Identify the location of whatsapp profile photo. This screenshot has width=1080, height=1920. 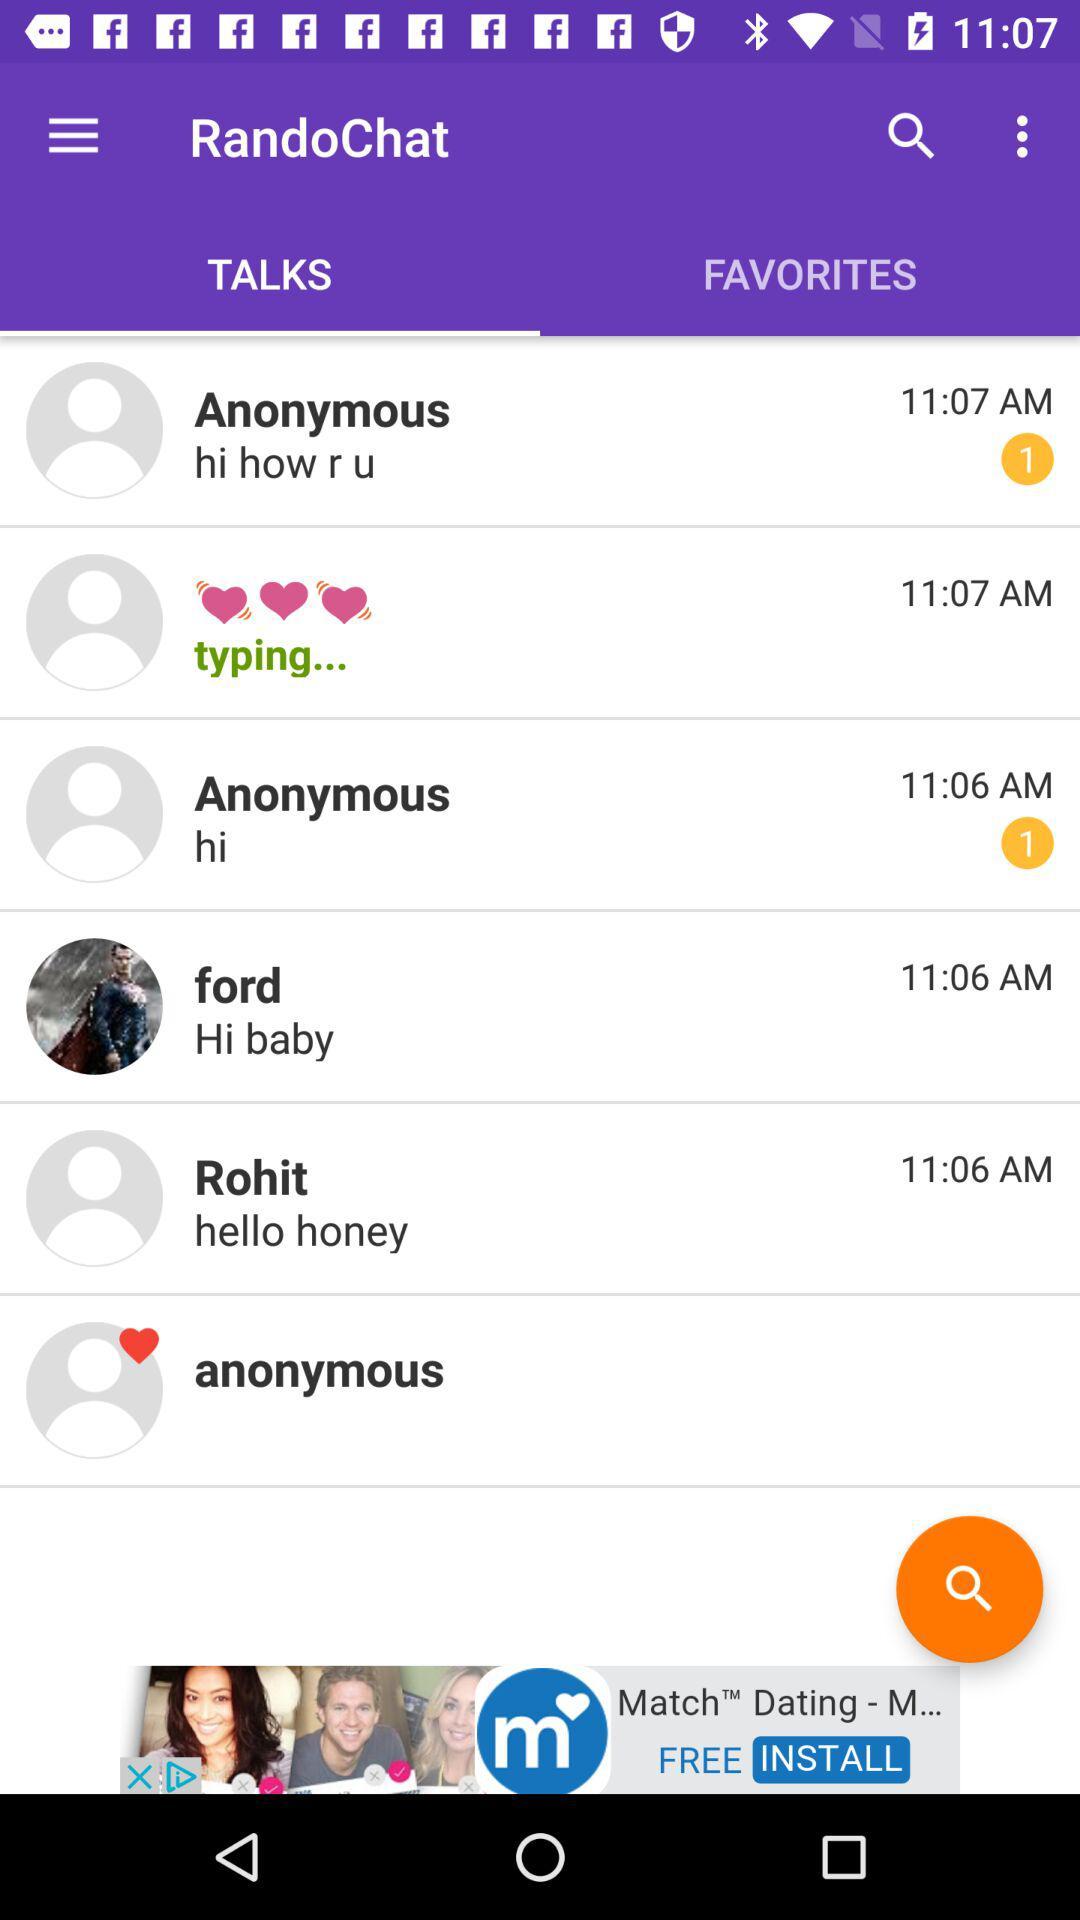
(94, 1389).